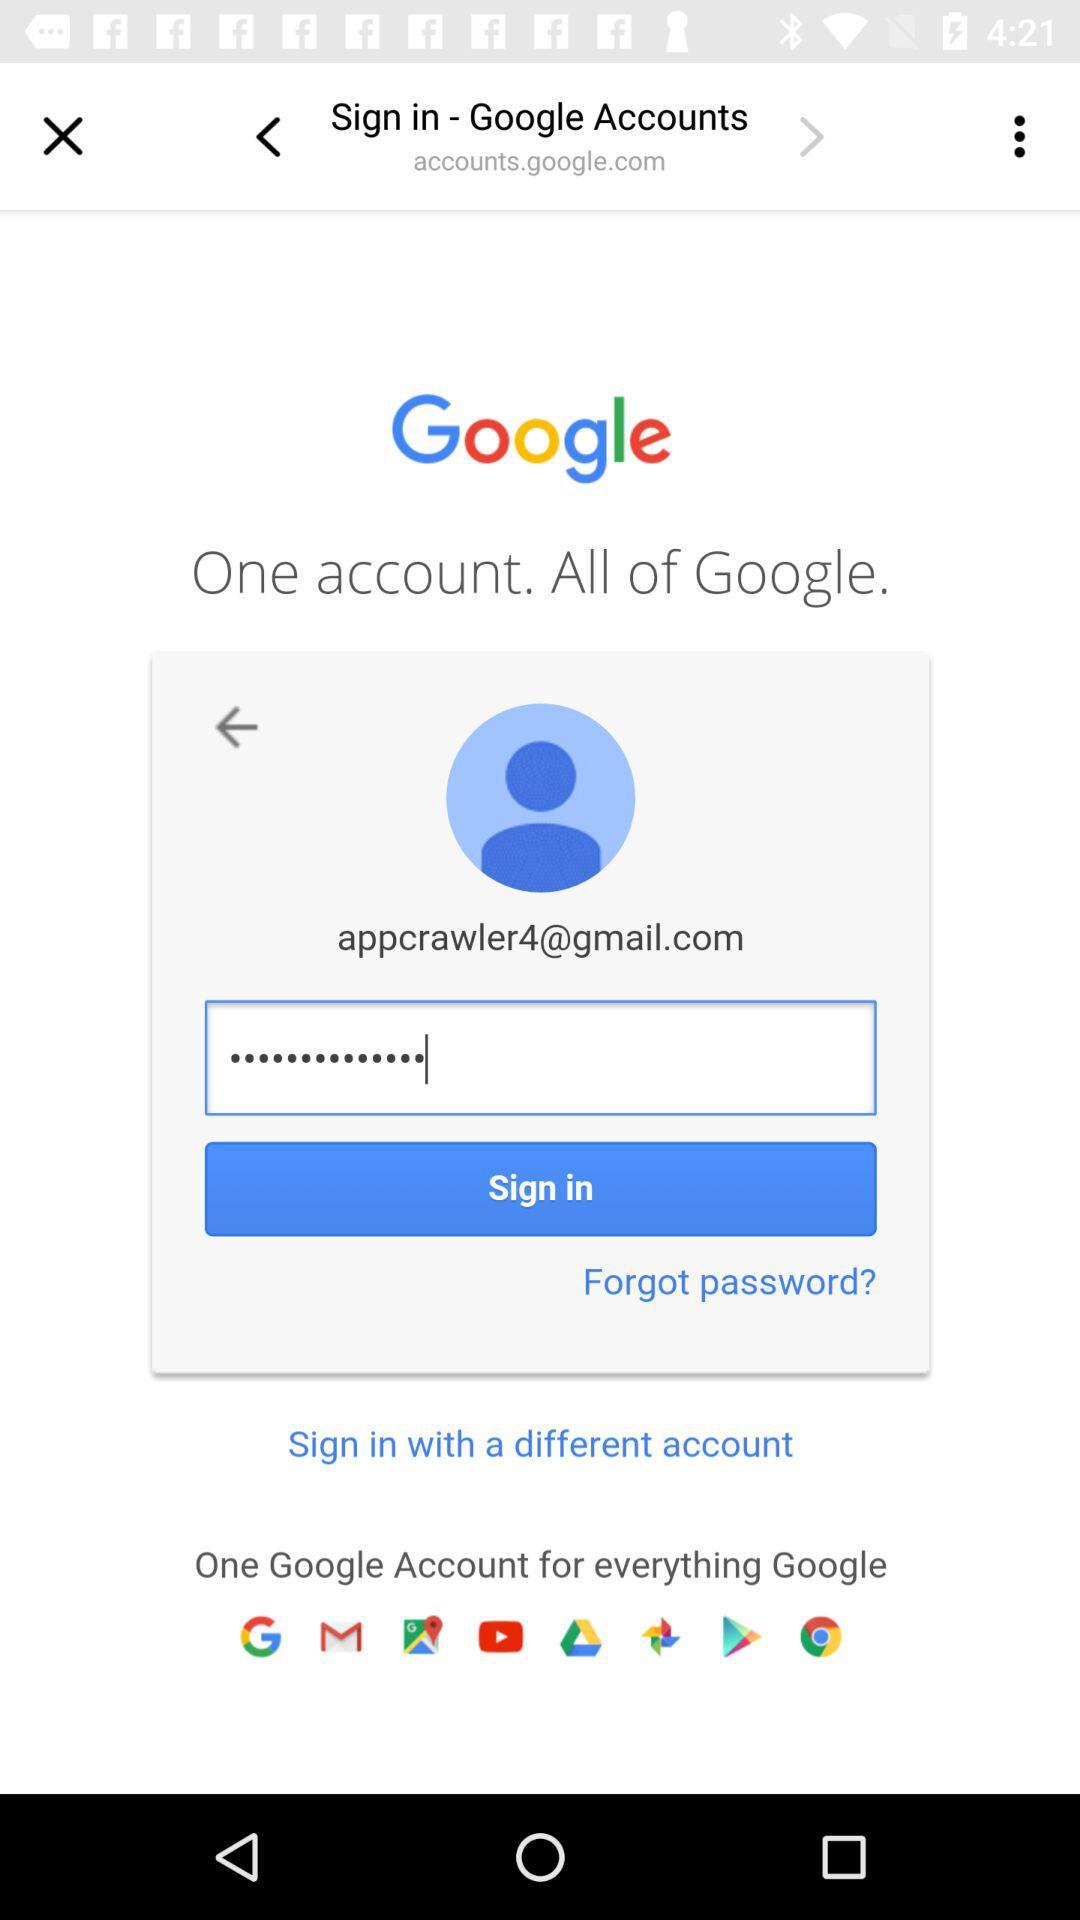 The width and height of the screenshot is (1080, 1920). What do you see at coordinates (61, 135) in the screenshot?
I see `box` at bounding box center [61, 135].